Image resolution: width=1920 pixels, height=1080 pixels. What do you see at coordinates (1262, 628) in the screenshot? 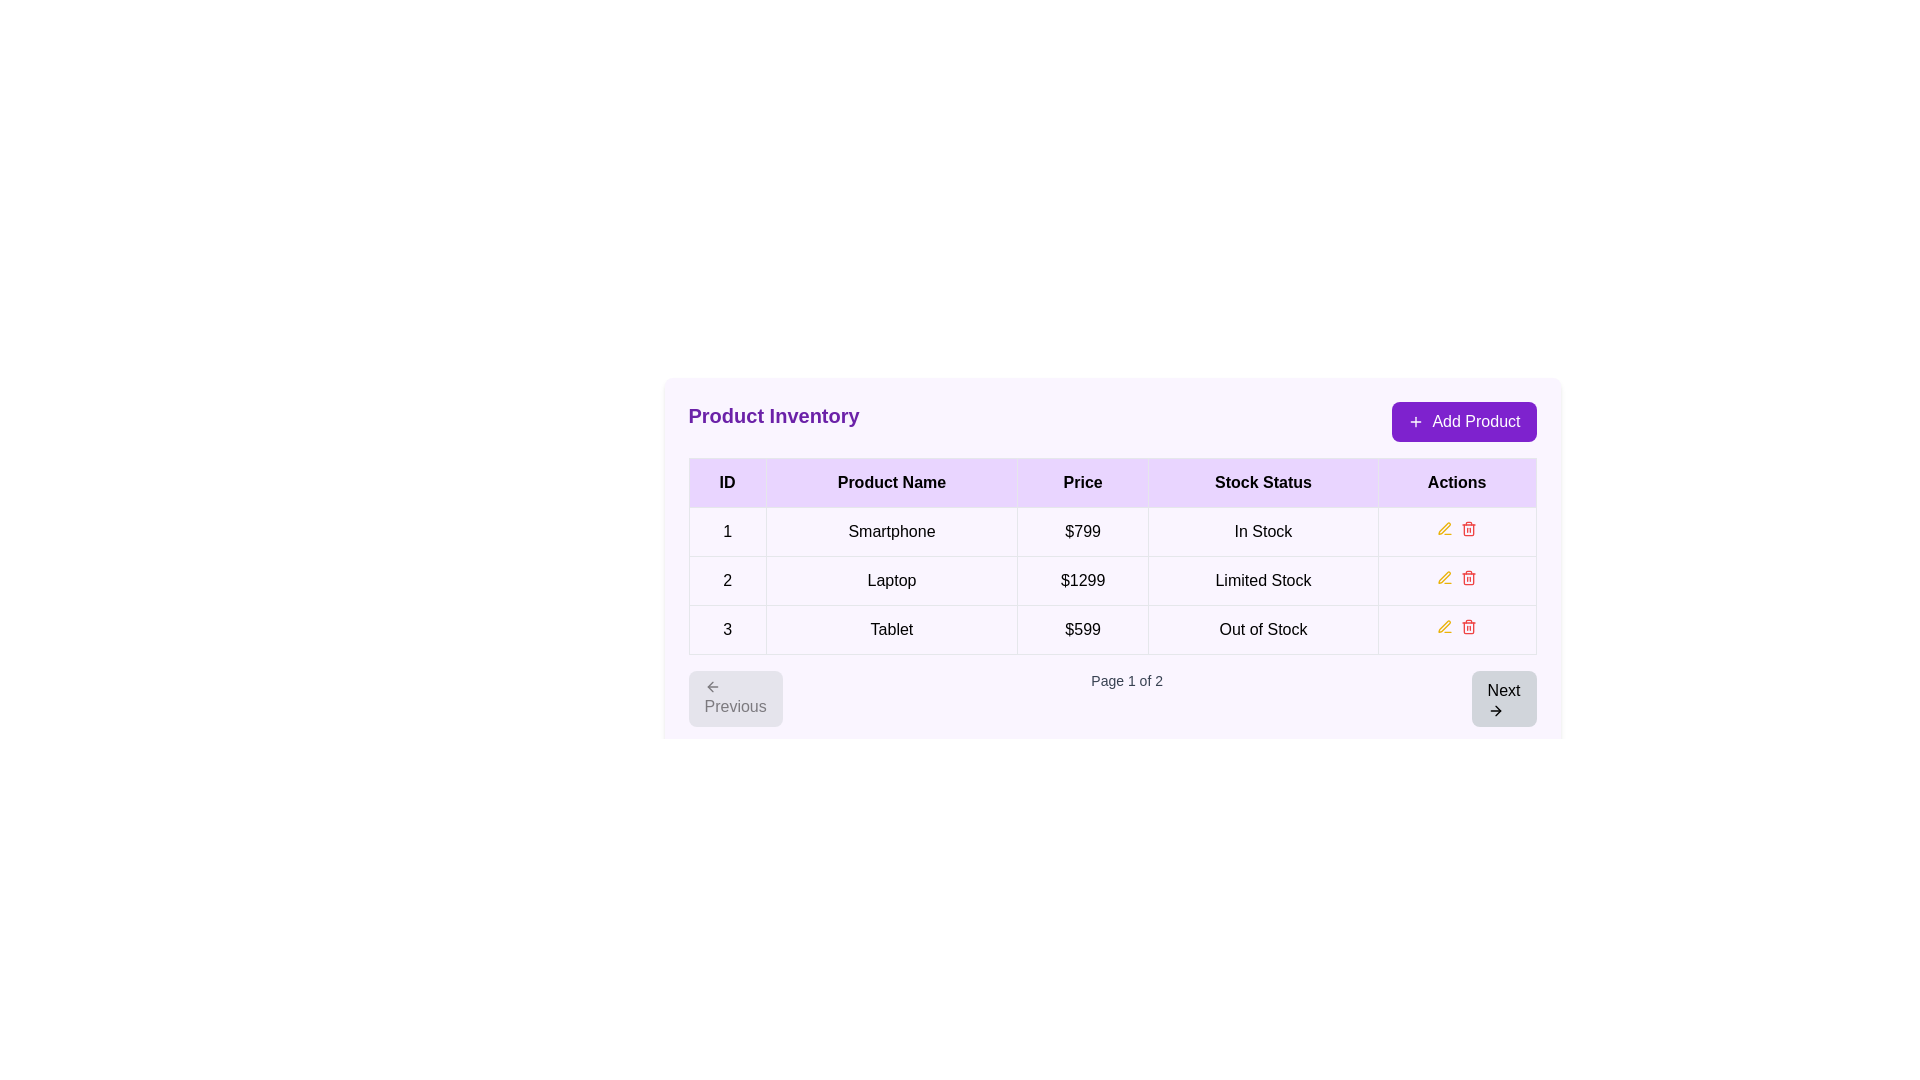
I see `text label indicating the stock status of the 'Tablet' product located in the fourth column of the third row of the table, which clarifies that the product is currently unavailable` at bounding box center [1262, 628].